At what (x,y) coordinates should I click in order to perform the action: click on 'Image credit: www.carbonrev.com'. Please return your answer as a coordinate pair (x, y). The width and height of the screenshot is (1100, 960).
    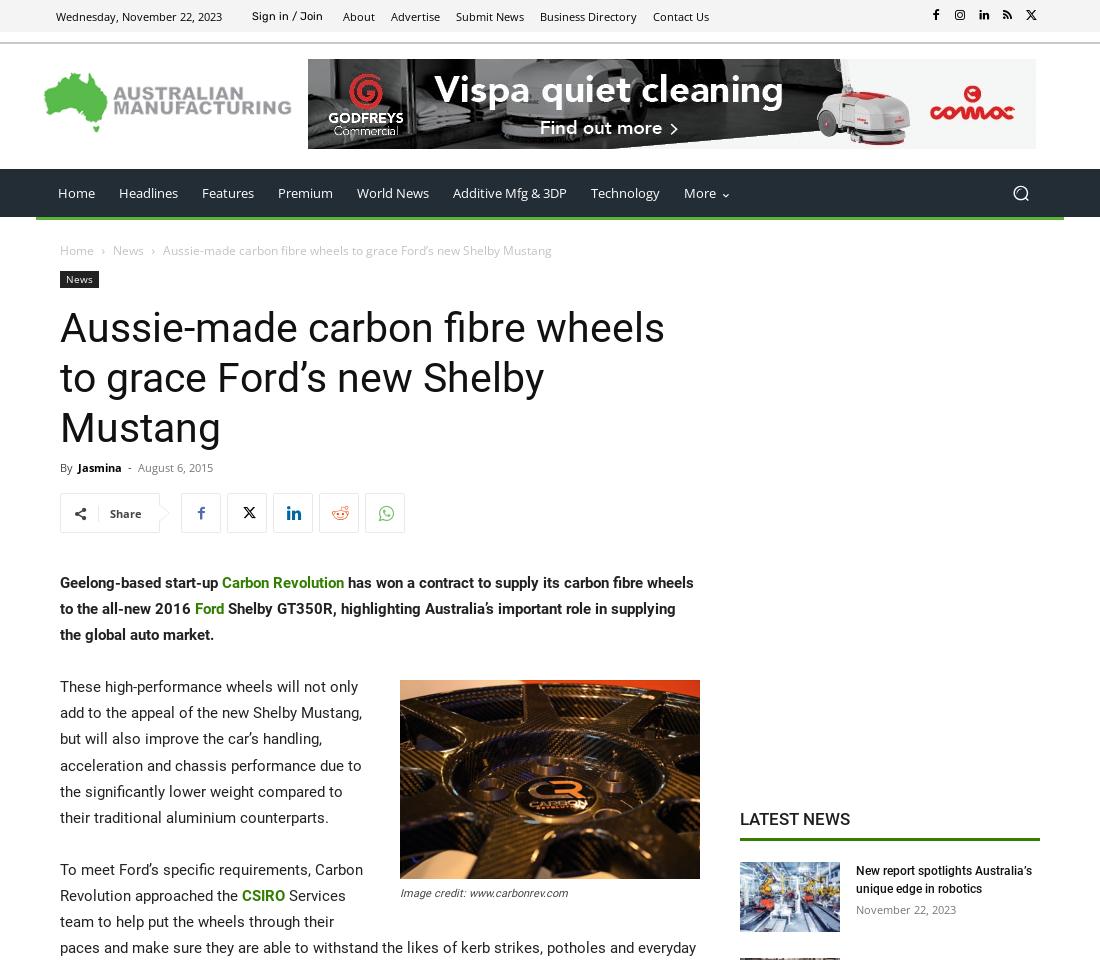
    Looking at the image, I should click on (484, 892).